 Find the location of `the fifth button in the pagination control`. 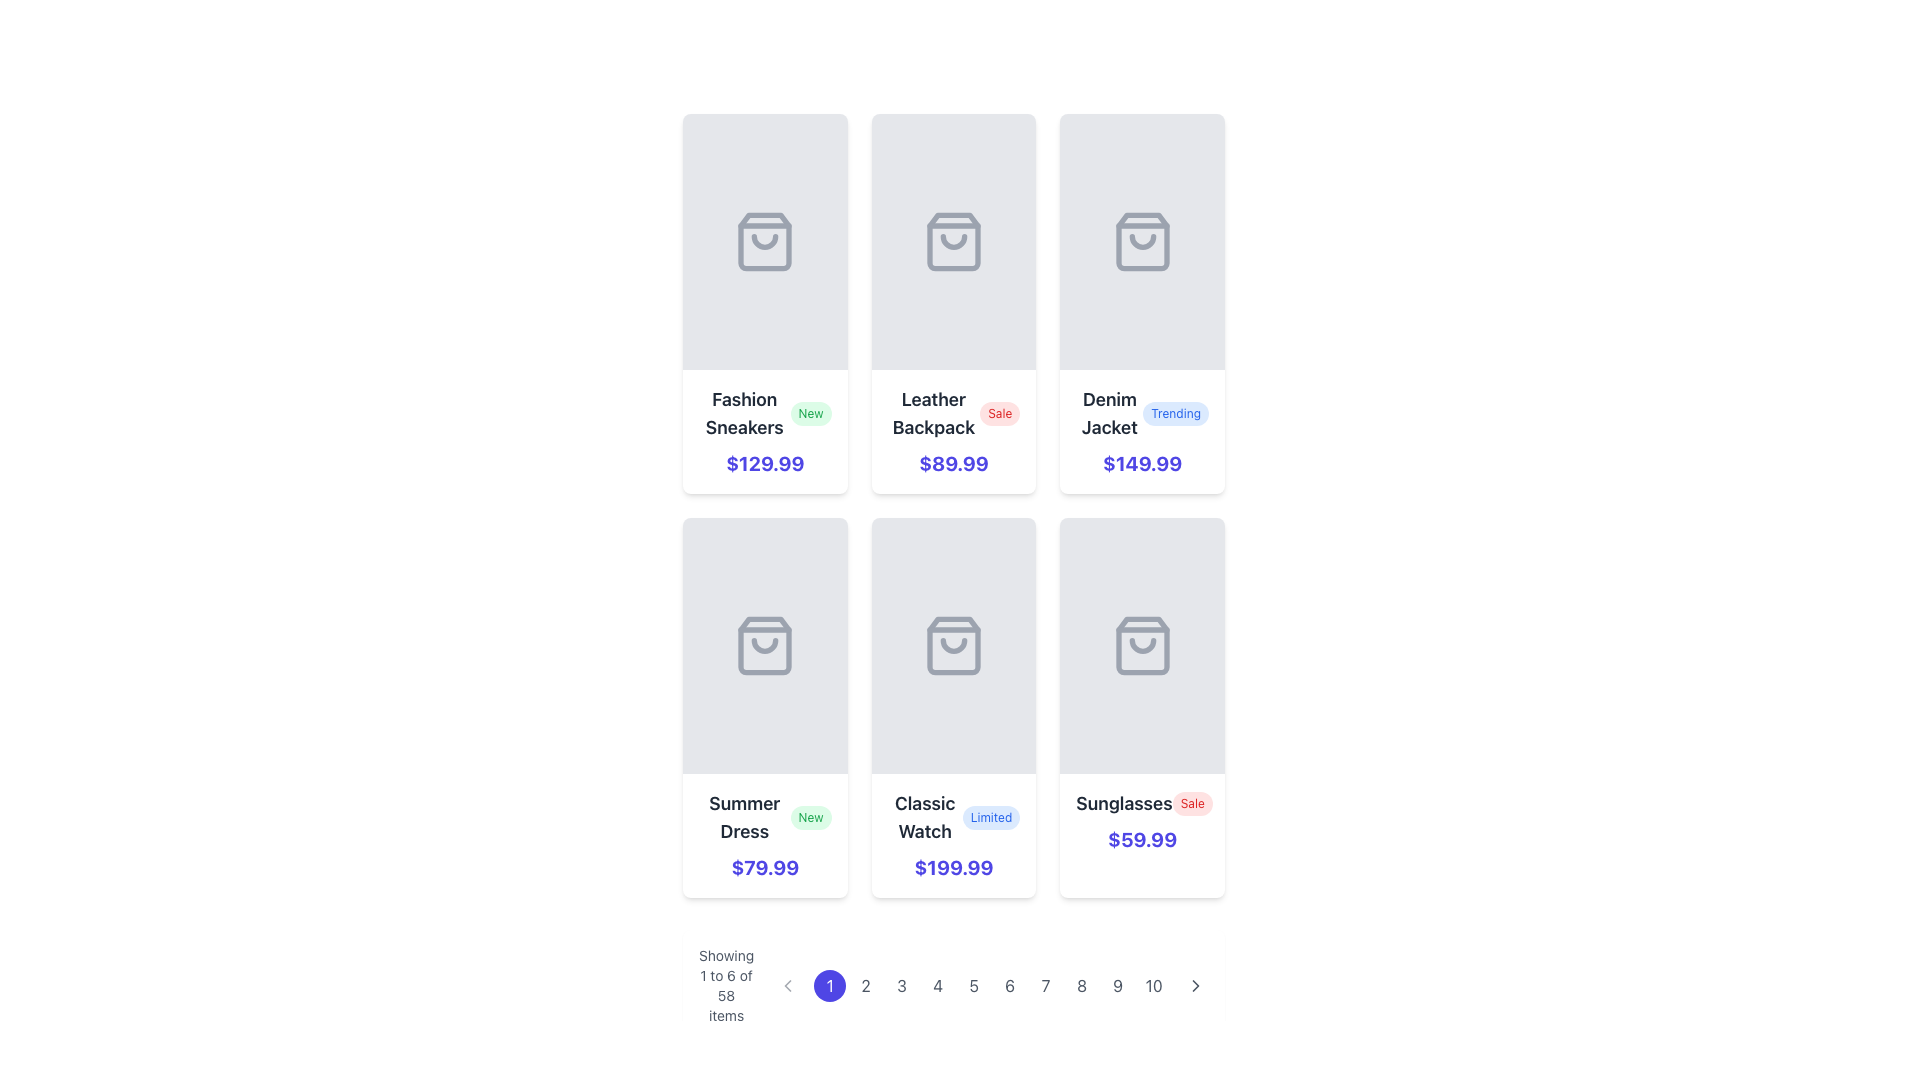

the fifth button in the pagination control is located at coordinates (992, 985).